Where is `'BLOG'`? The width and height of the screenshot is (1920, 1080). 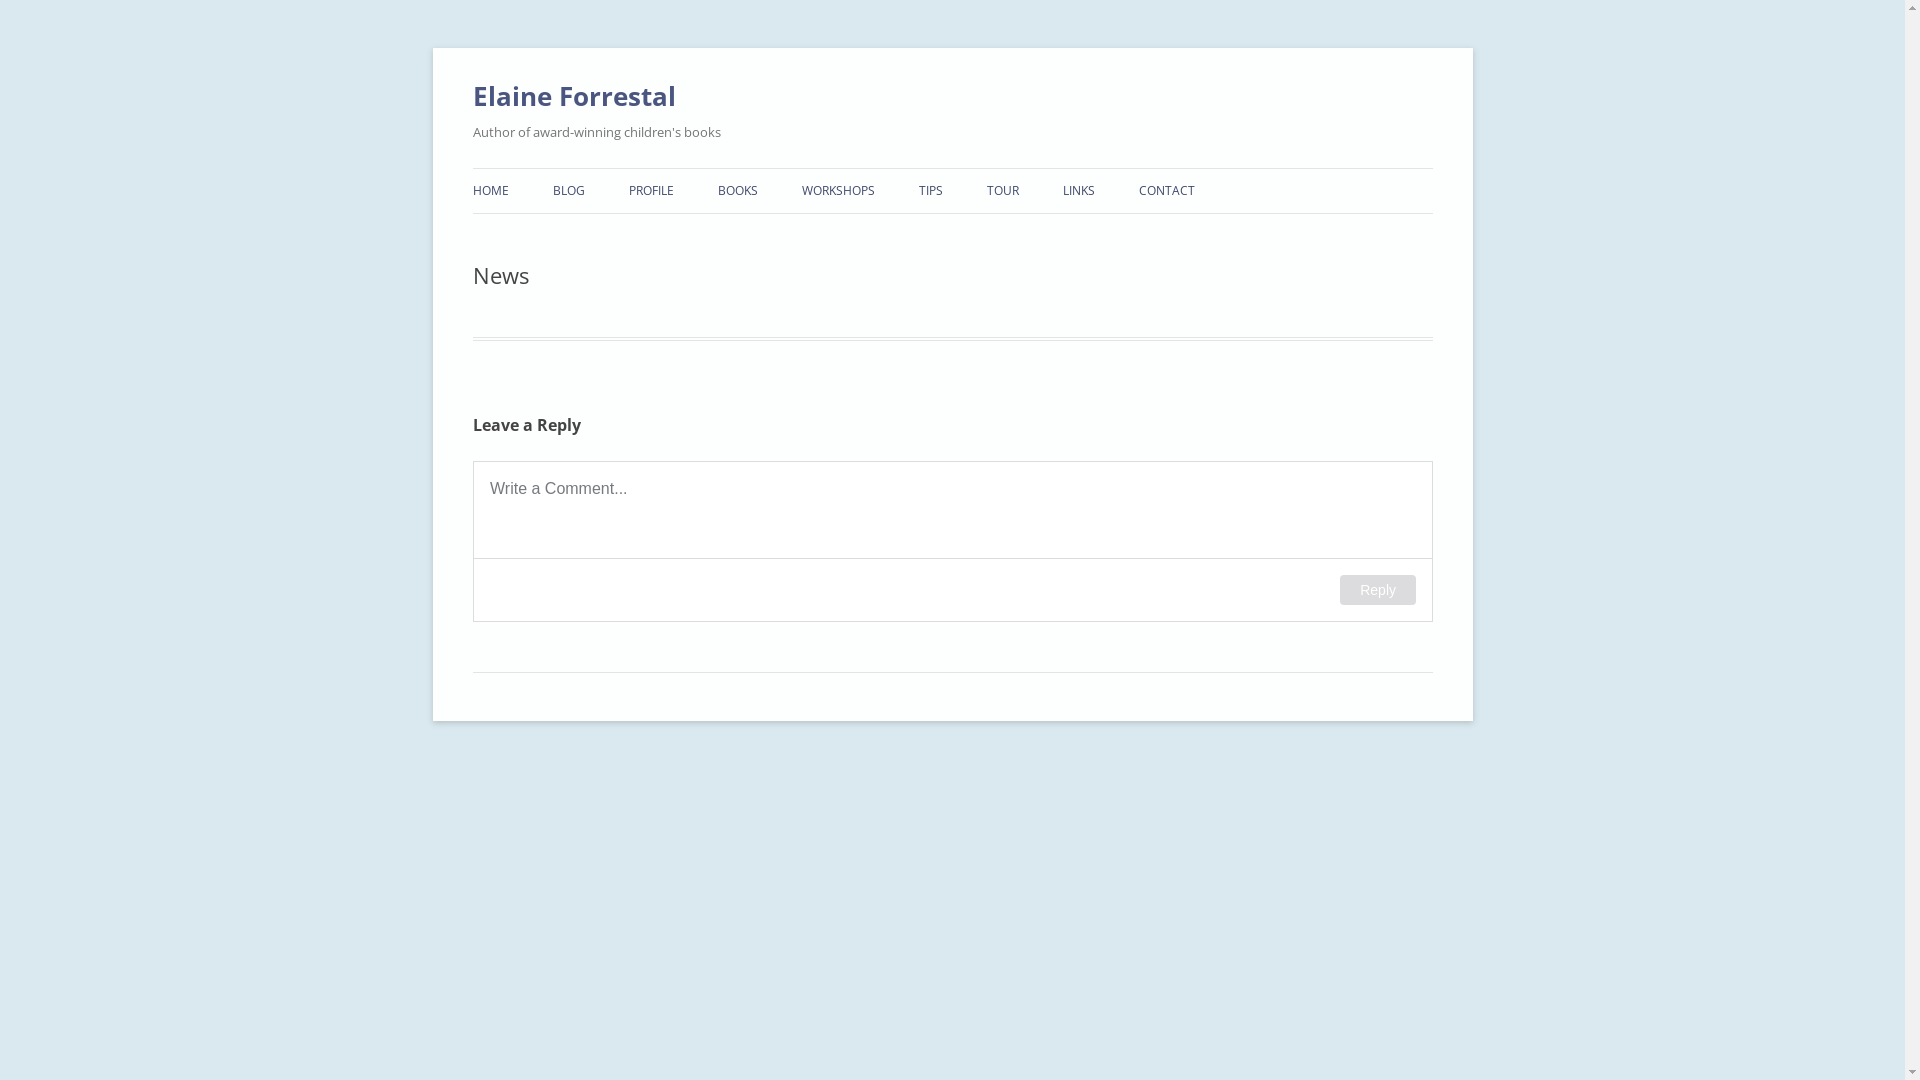 'BLOG' is located at coordinates (552, 191).